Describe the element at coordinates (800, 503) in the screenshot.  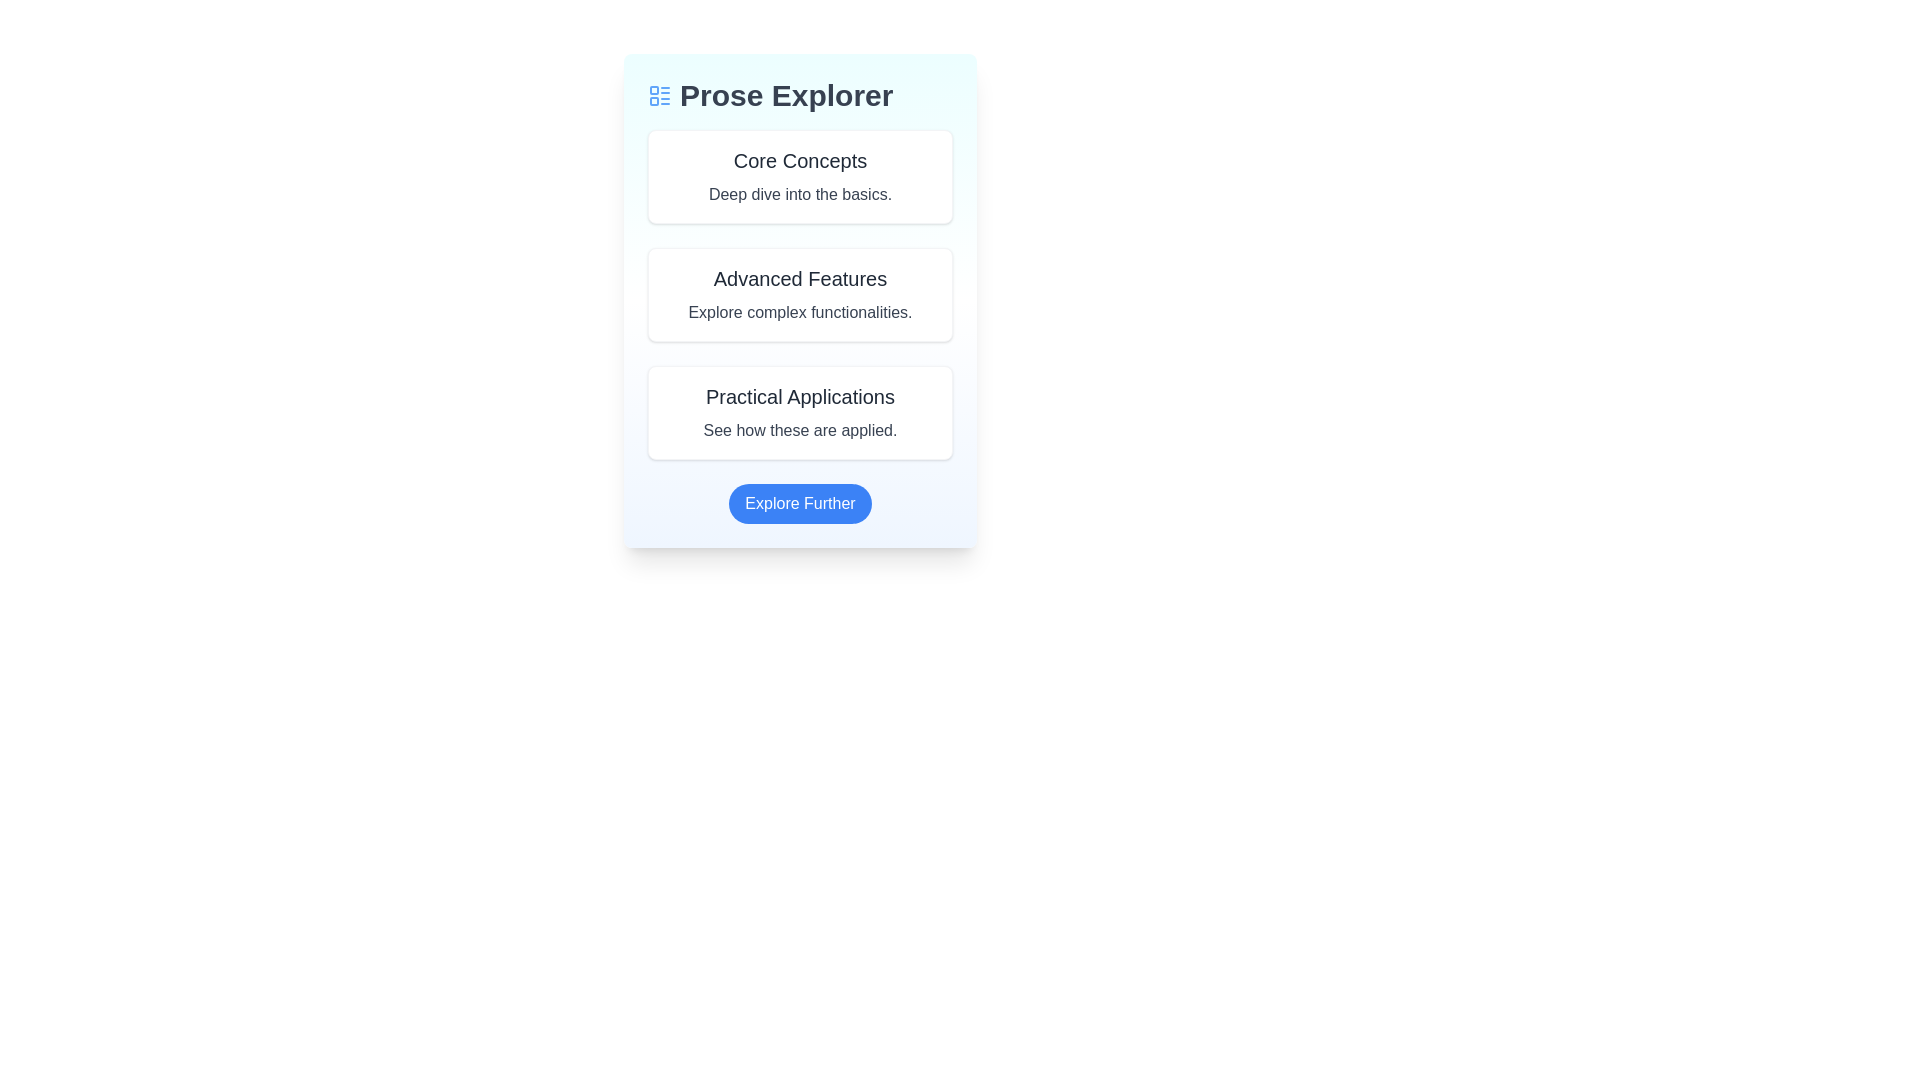
I see `the blue button labeled 'Explore Further' at the bottom of the content section` at that location.